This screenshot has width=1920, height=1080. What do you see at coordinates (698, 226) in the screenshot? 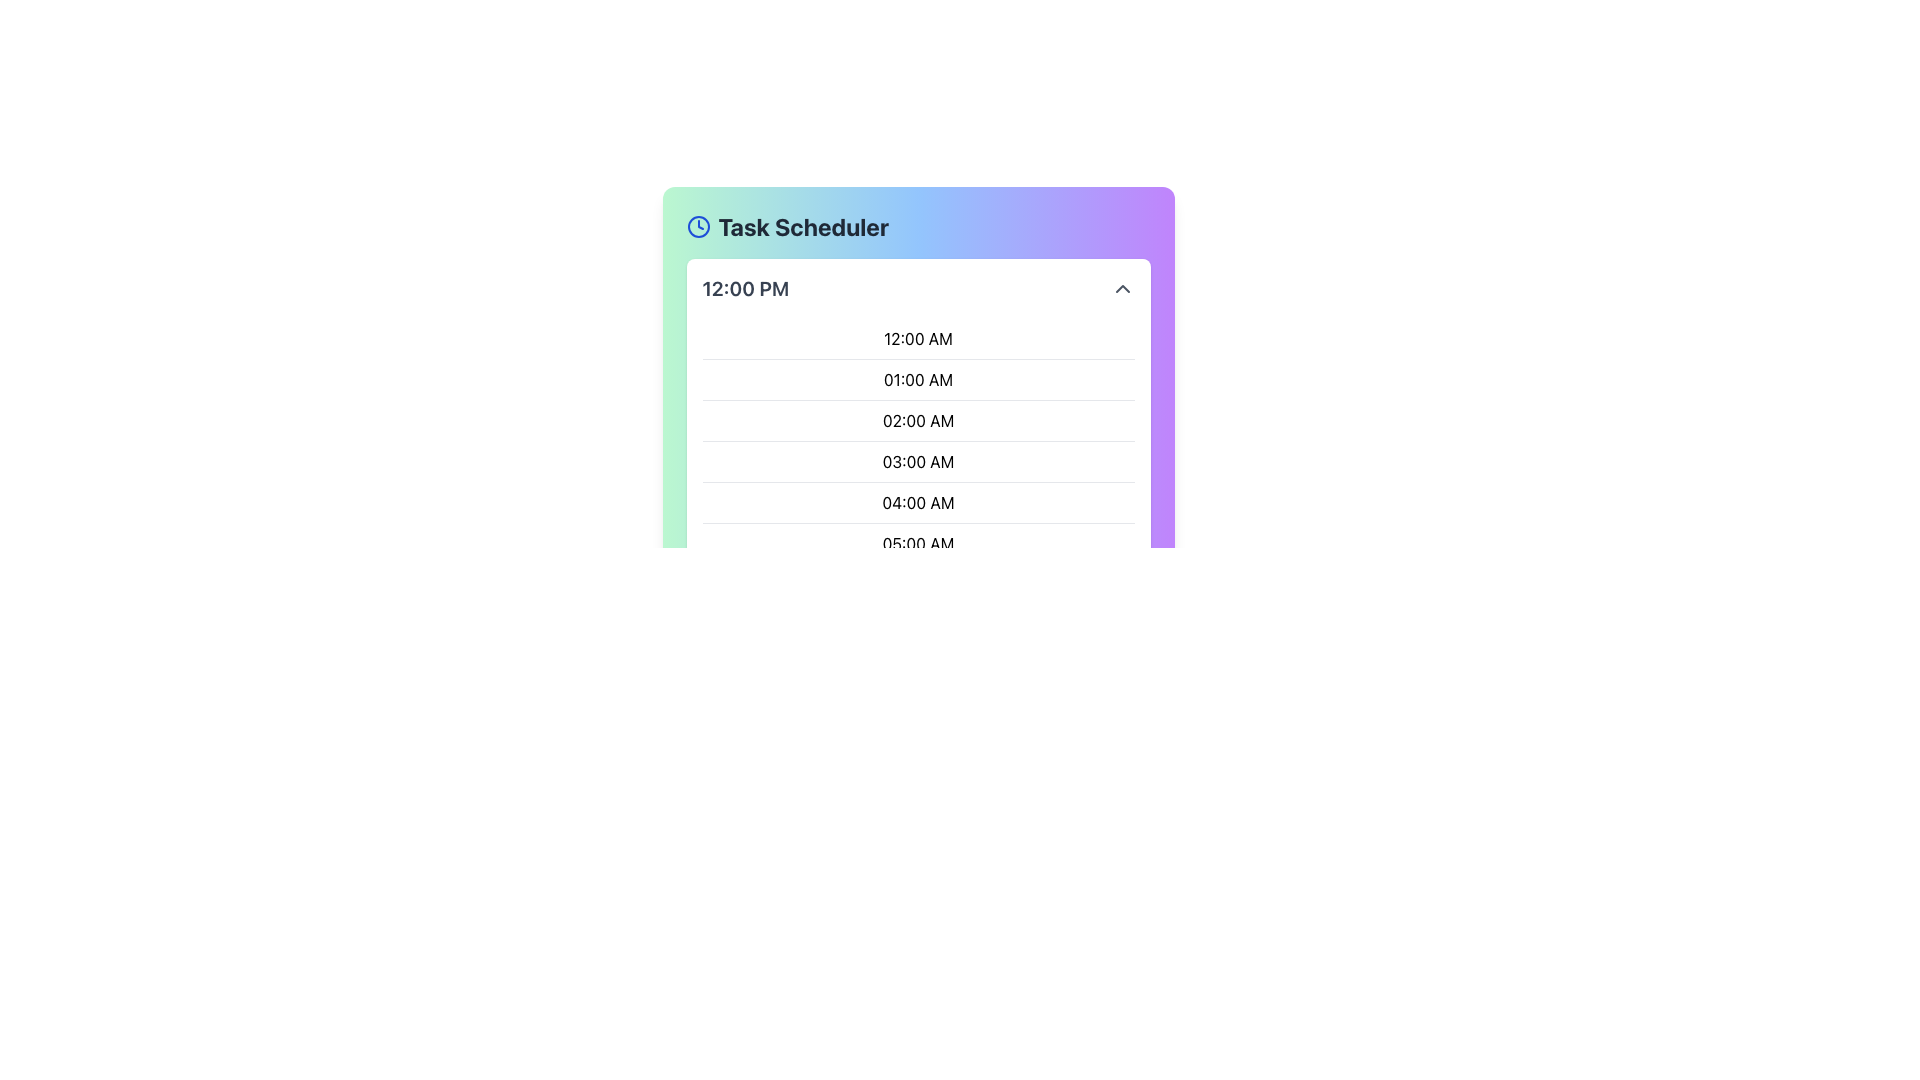
I see `the clock icon located to the left of the 'Task Scheduler' text in the header area` at bounding box center [698, 226].